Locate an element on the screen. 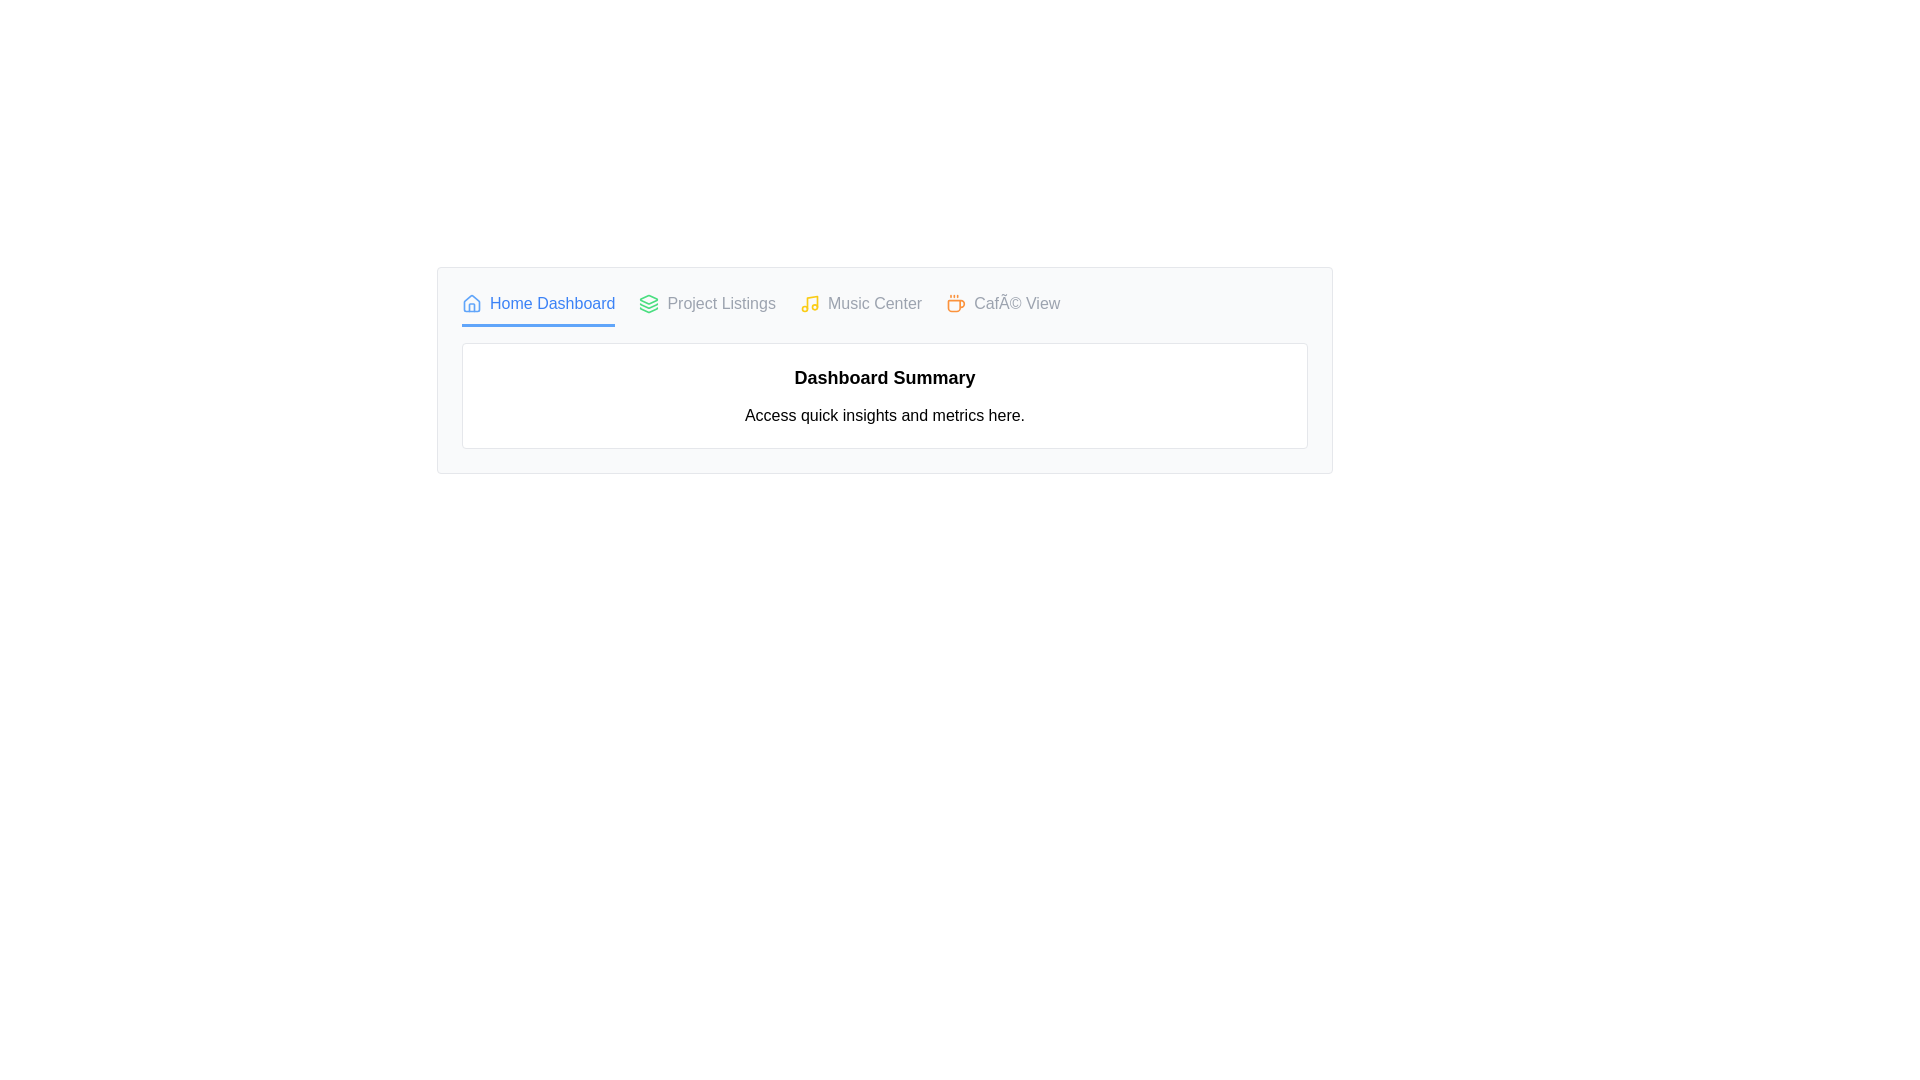 Image resolution: width=1920 pixels, height=1080 pixels. the 'Home Dashboard' text label in the top navigation bar, which indicates the current active section of the application is located at coordinates (552, 304).